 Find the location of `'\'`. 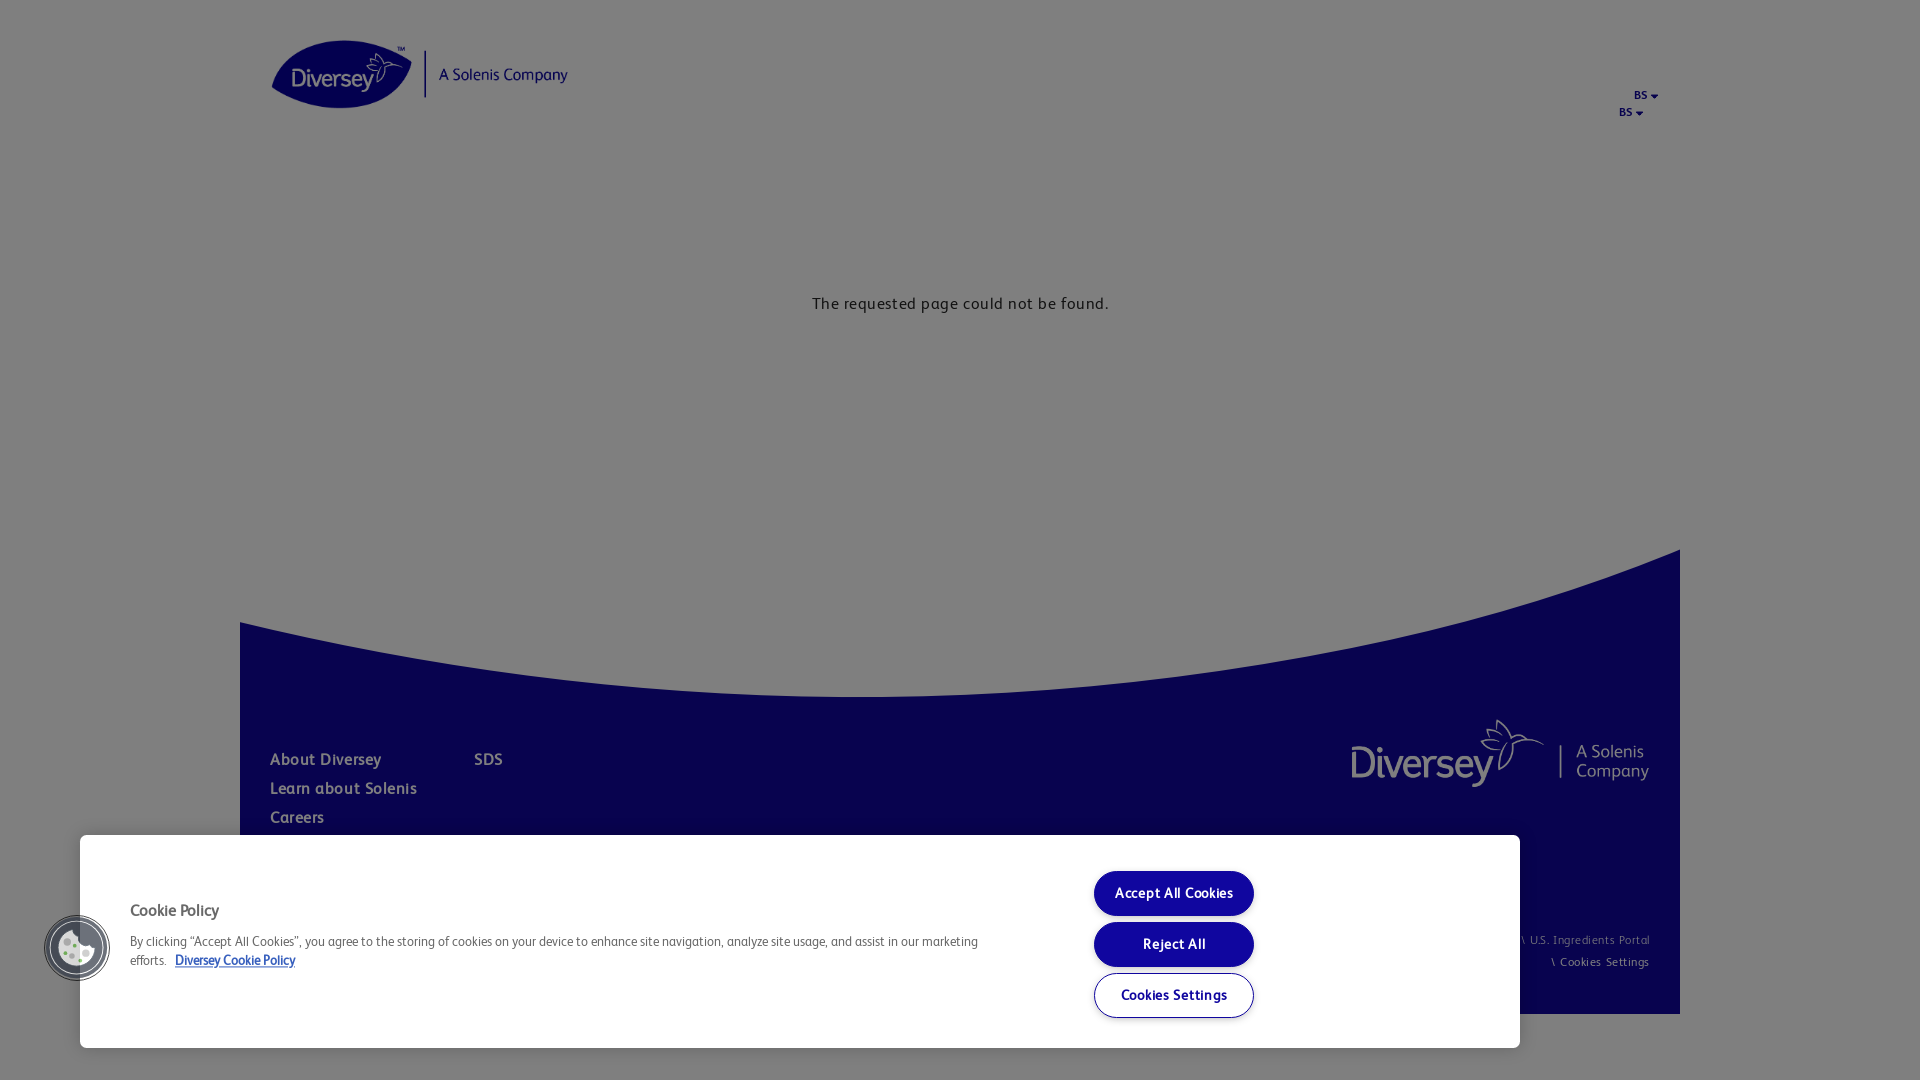

'\' is located at coordinates (1552, 960).